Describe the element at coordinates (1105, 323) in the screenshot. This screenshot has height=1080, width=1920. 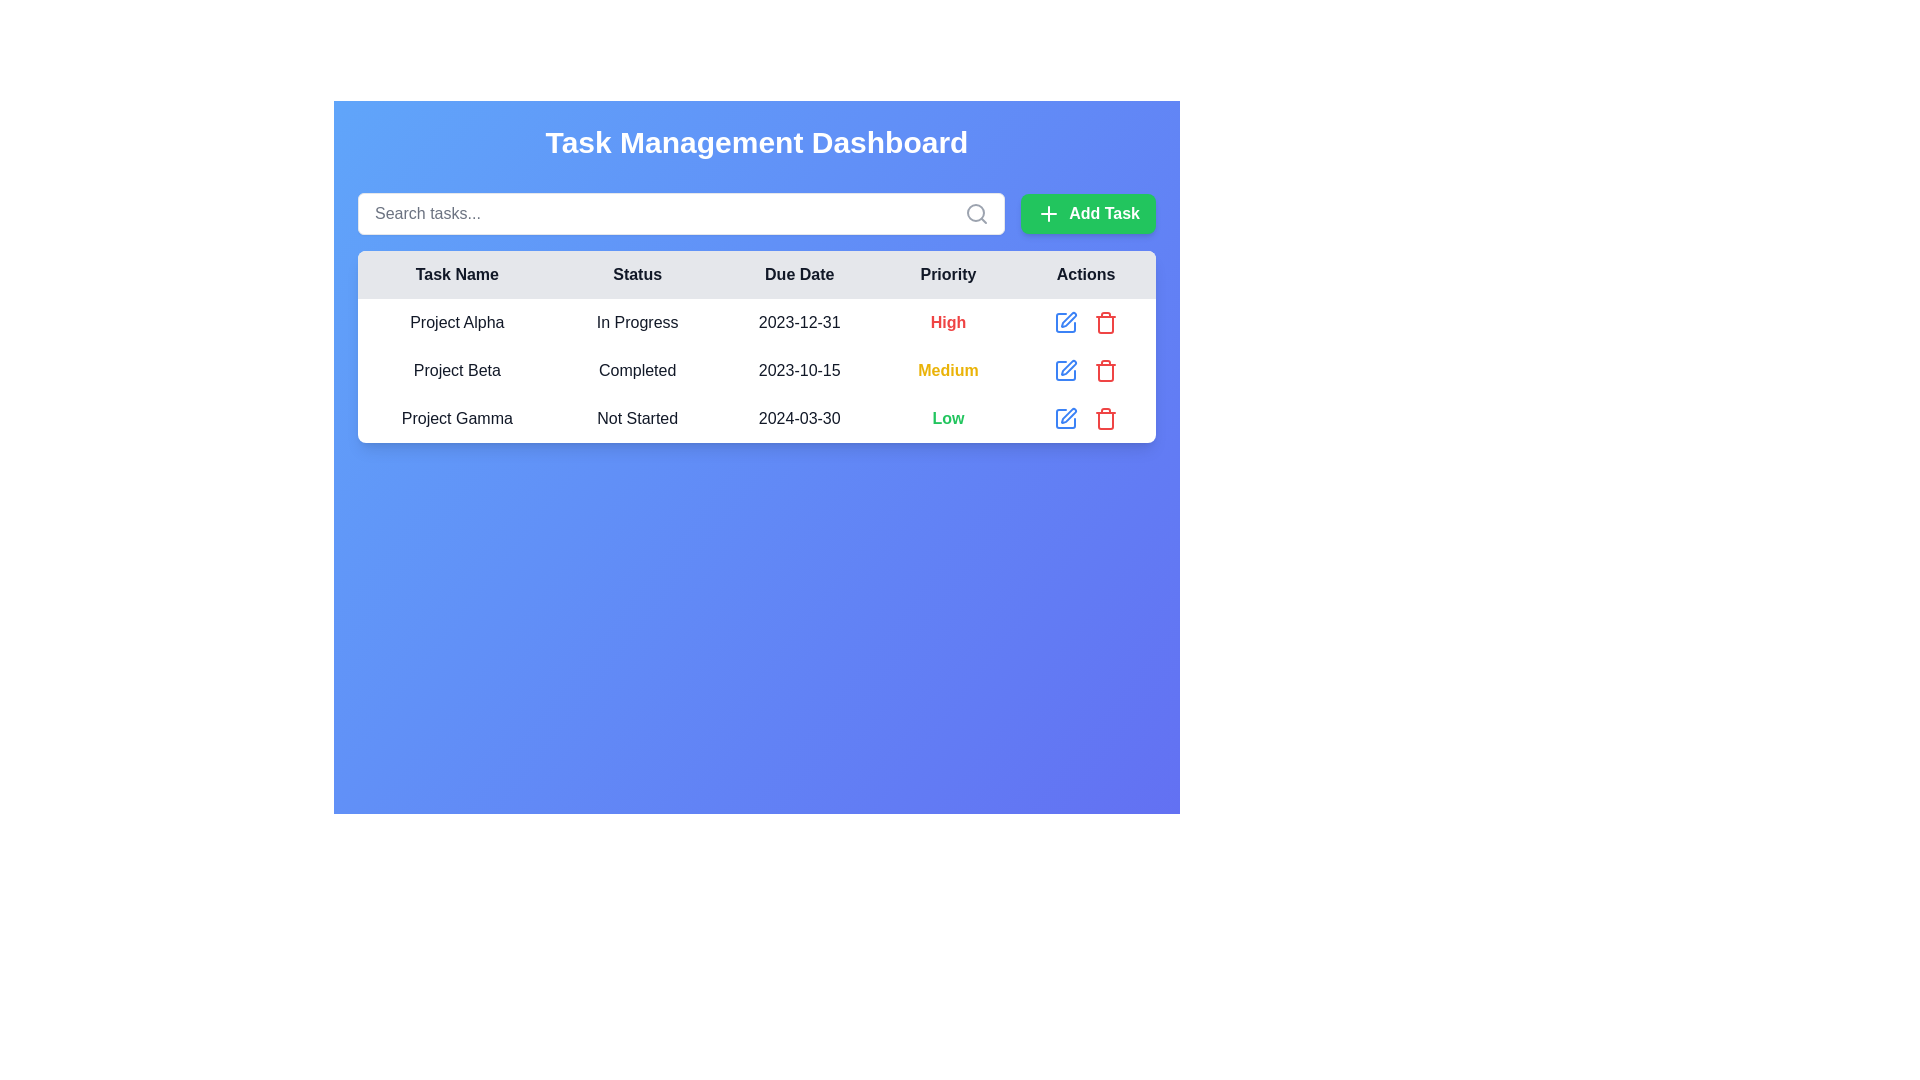
I see `the entire trash bin icon in the last row of the table for delete action` at that location.